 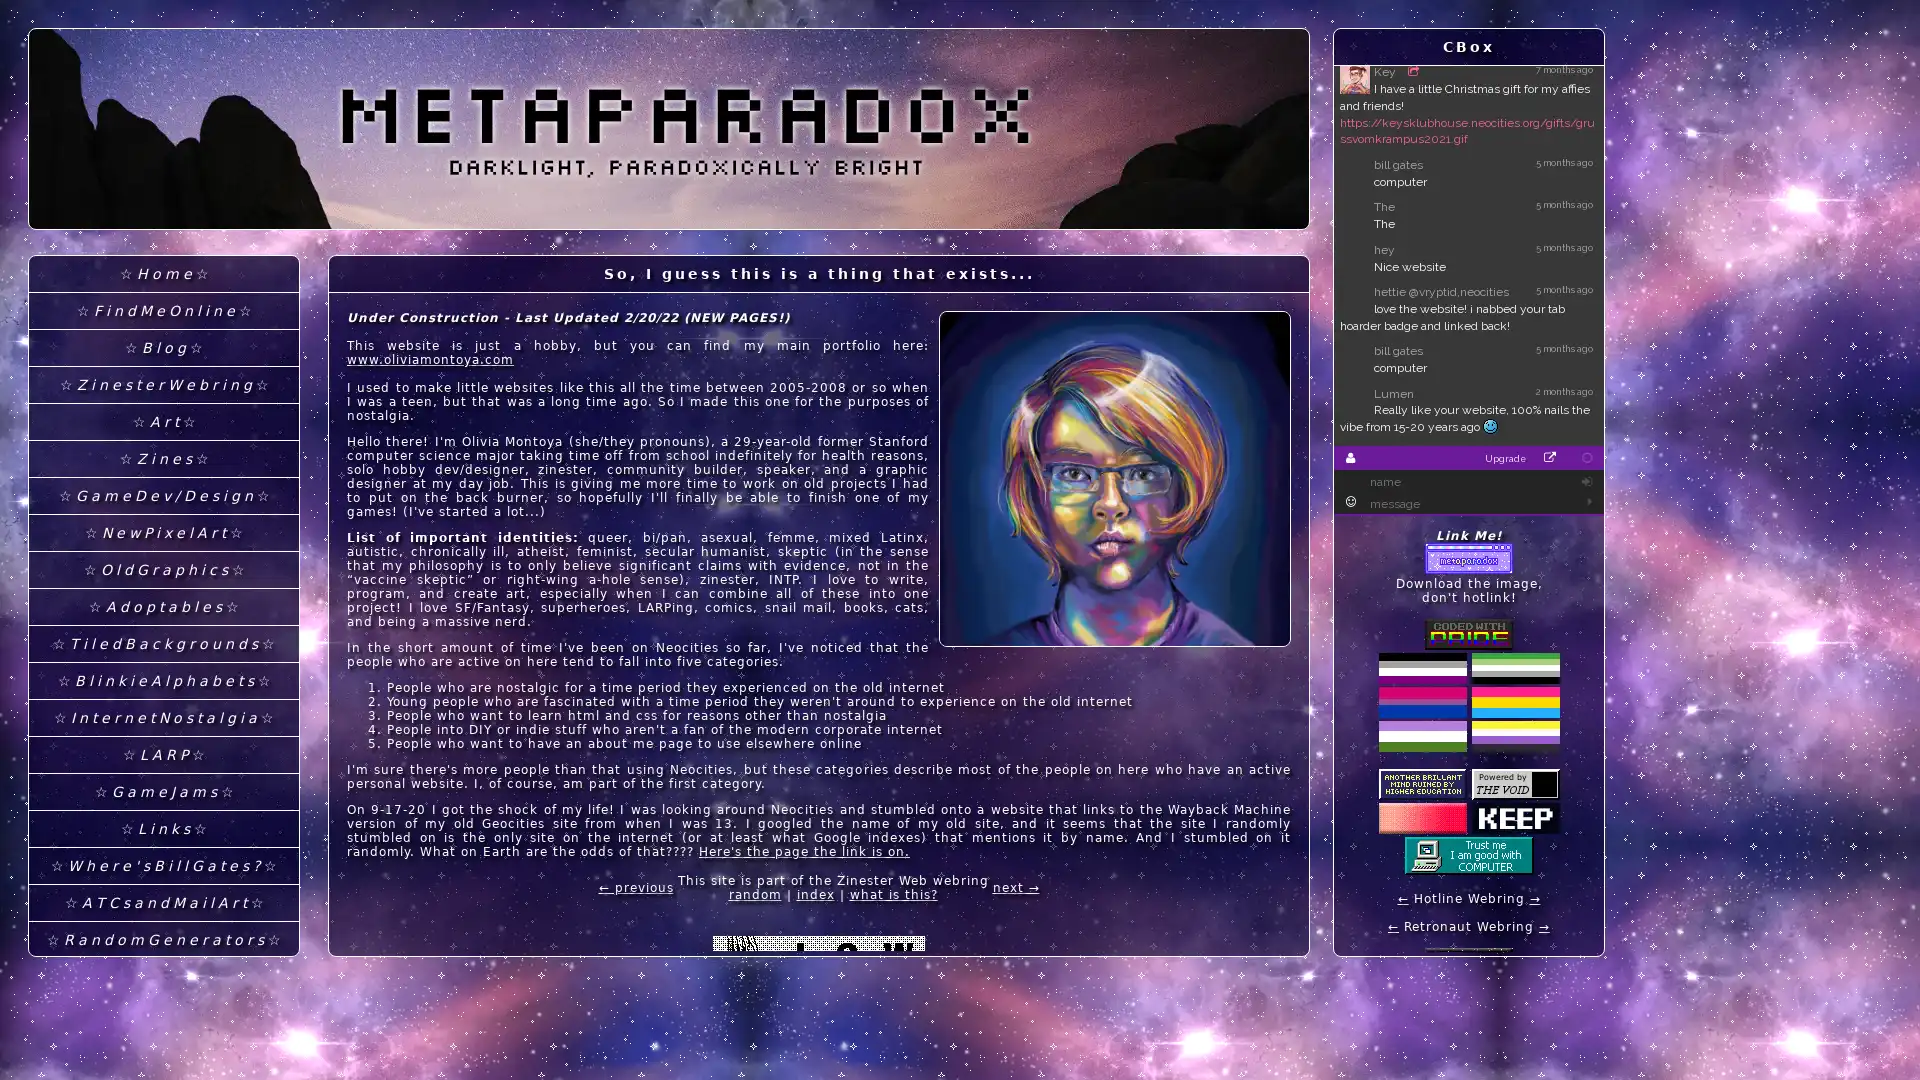 What do you see at coordinates (163, 459) in the screenshot?
I see `Z i n e s` at bounding box center [163, 459].